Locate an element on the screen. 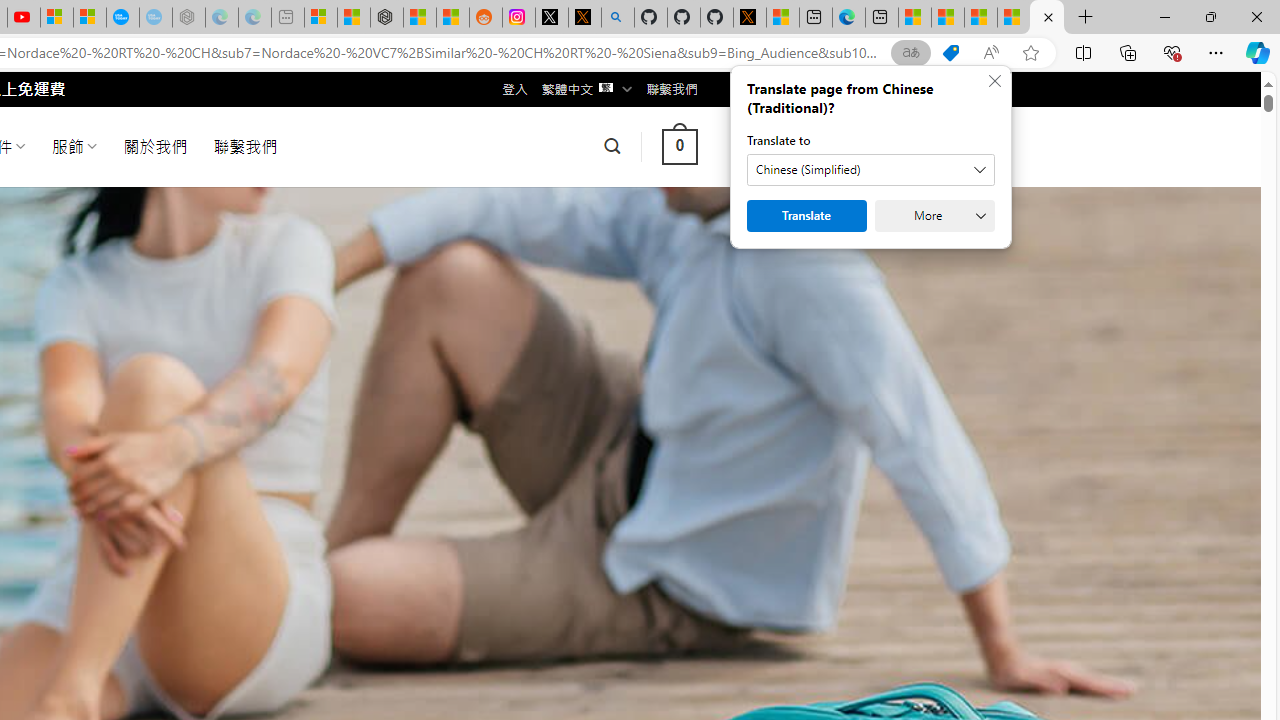 This screenshot has width=1280, height=720. 'Collections' is located at coordinates (1128, 51).